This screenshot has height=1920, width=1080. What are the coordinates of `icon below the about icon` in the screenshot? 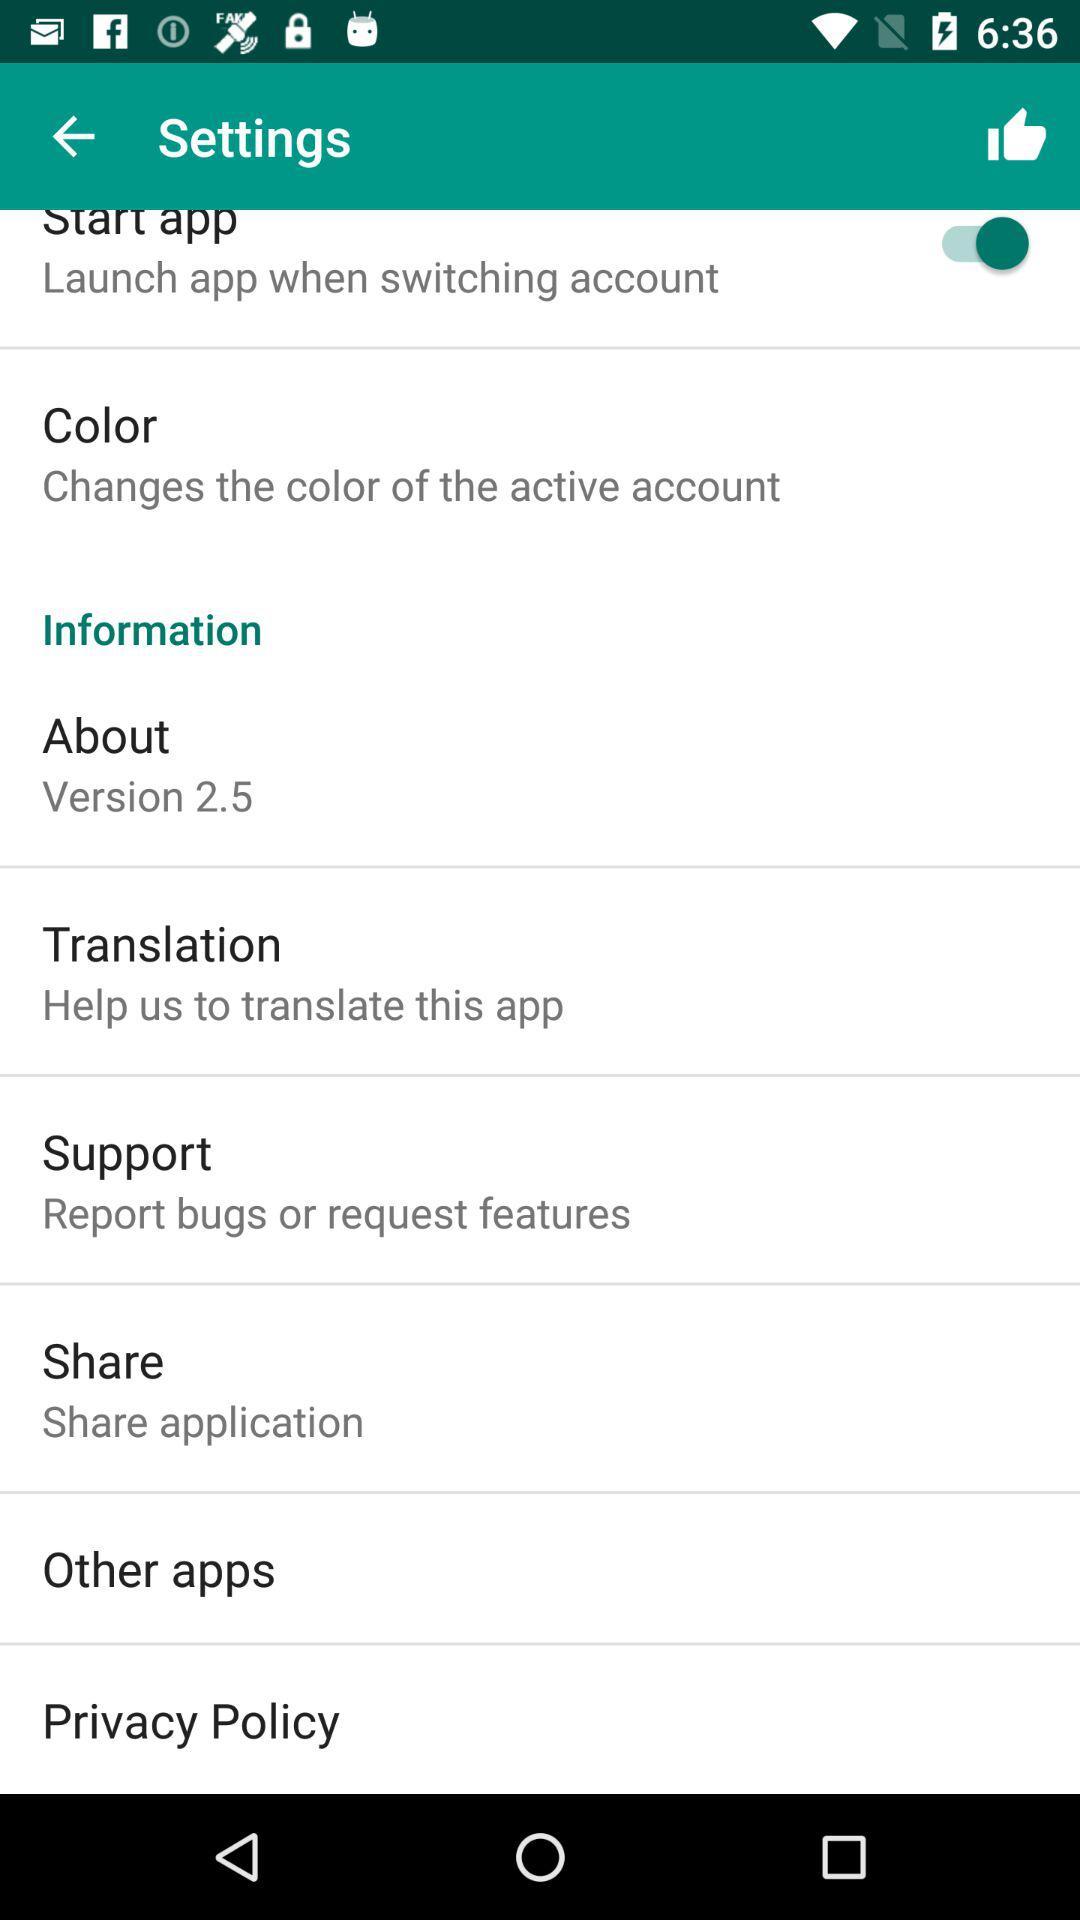 It's located at (146, 794).